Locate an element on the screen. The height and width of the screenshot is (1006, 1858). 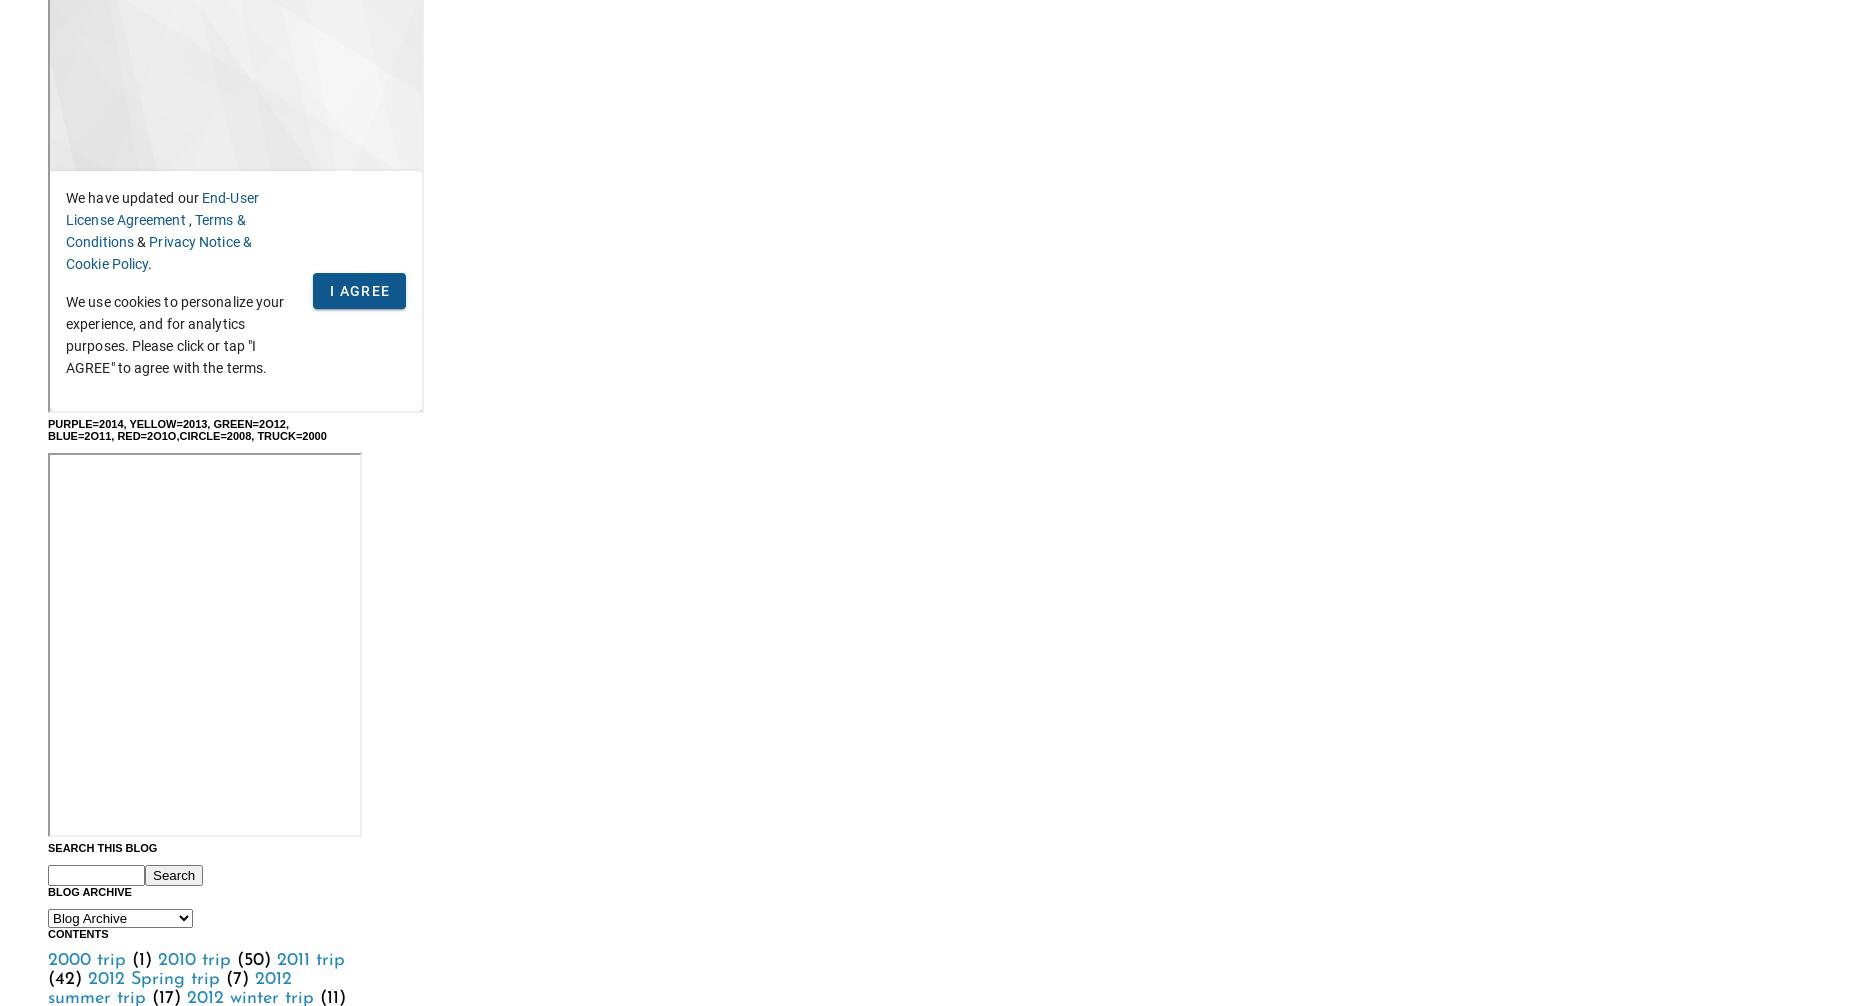
'Search This Blog' is located at coordinates (102, 845).